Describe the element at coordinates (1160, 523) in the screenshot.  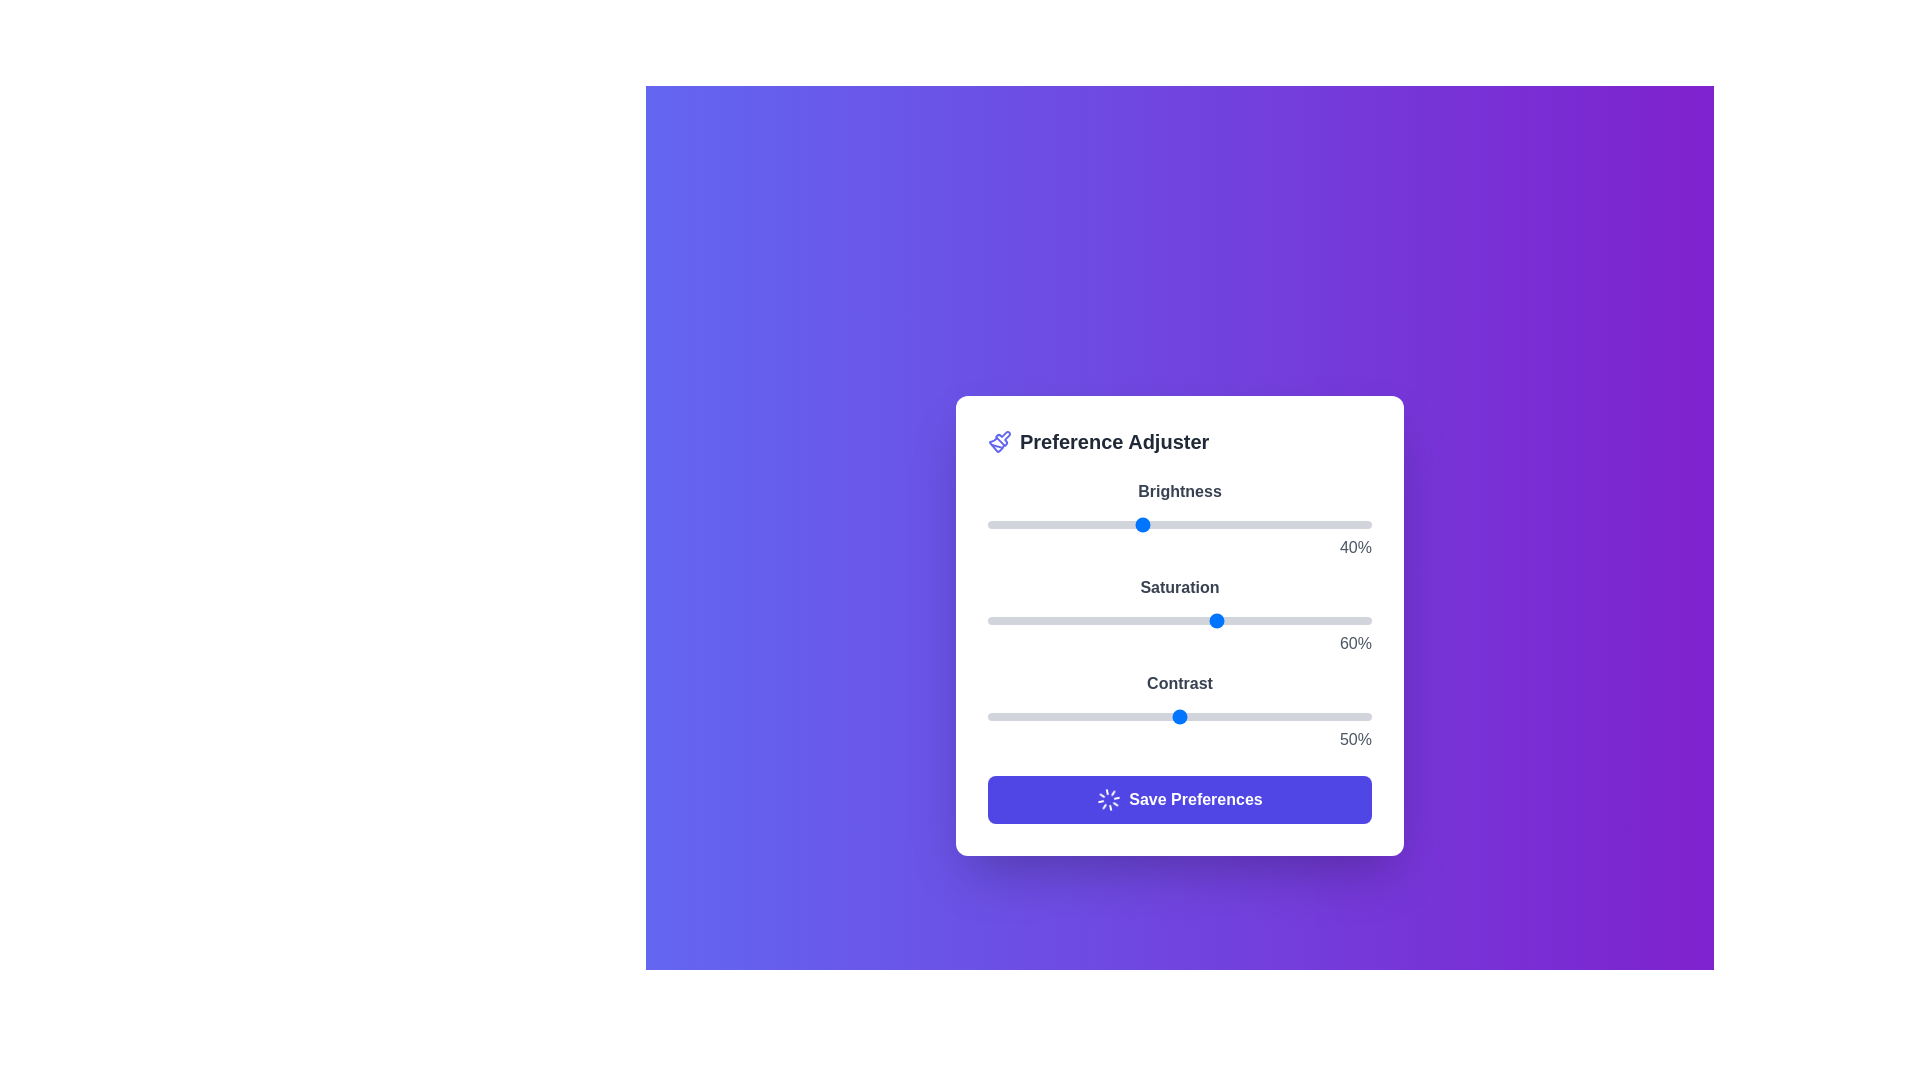
I see `the brightness slider to 45%` at that location.